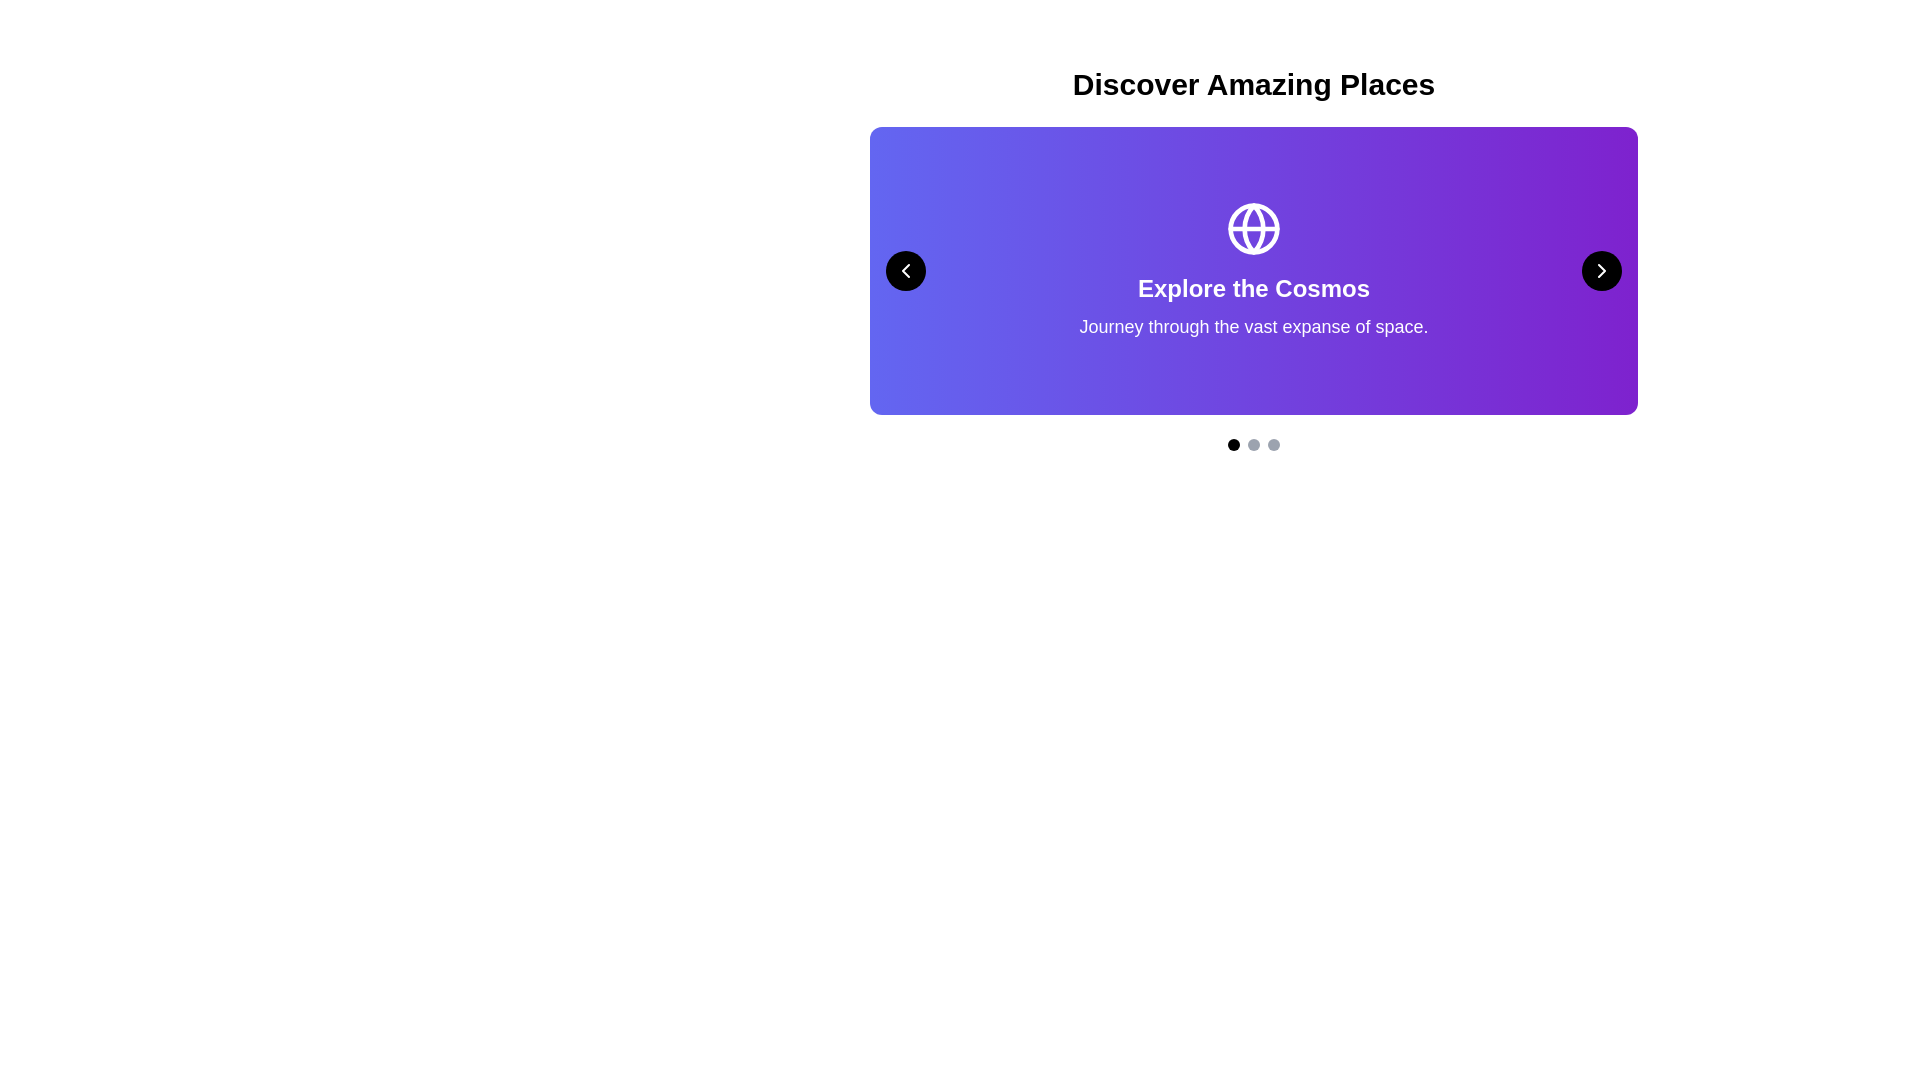 The height and width of the screenshot is (1080, 1920). I want to click on the right navigation icon located inside a circular button on the carousel component, which indicates moving or navigating forward, so click(1602, 270).